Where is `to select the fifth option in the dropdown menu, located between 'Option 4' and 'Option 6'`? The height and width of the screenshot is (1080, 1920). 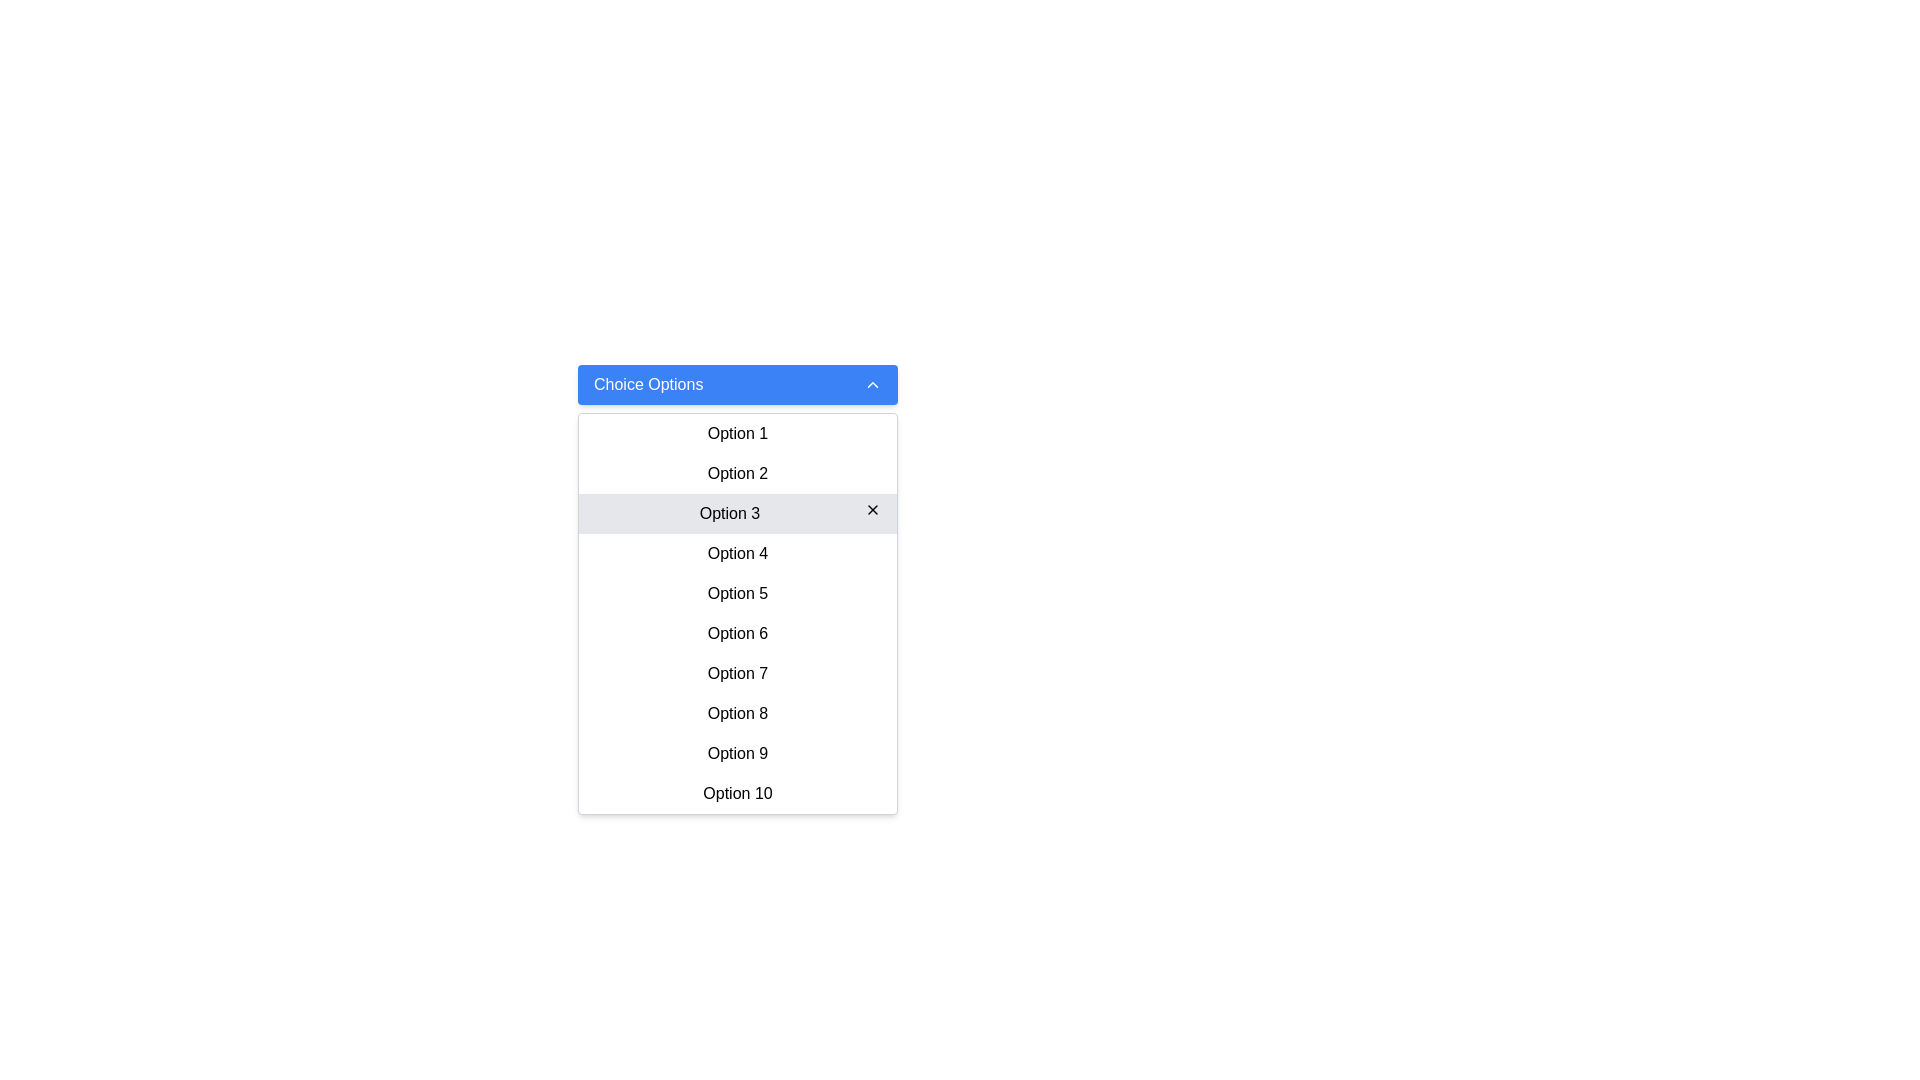
to select the fifth option in the dropdown menu, located between 'Option 4' and 'Option 6' is located at coordinates (737, 593).